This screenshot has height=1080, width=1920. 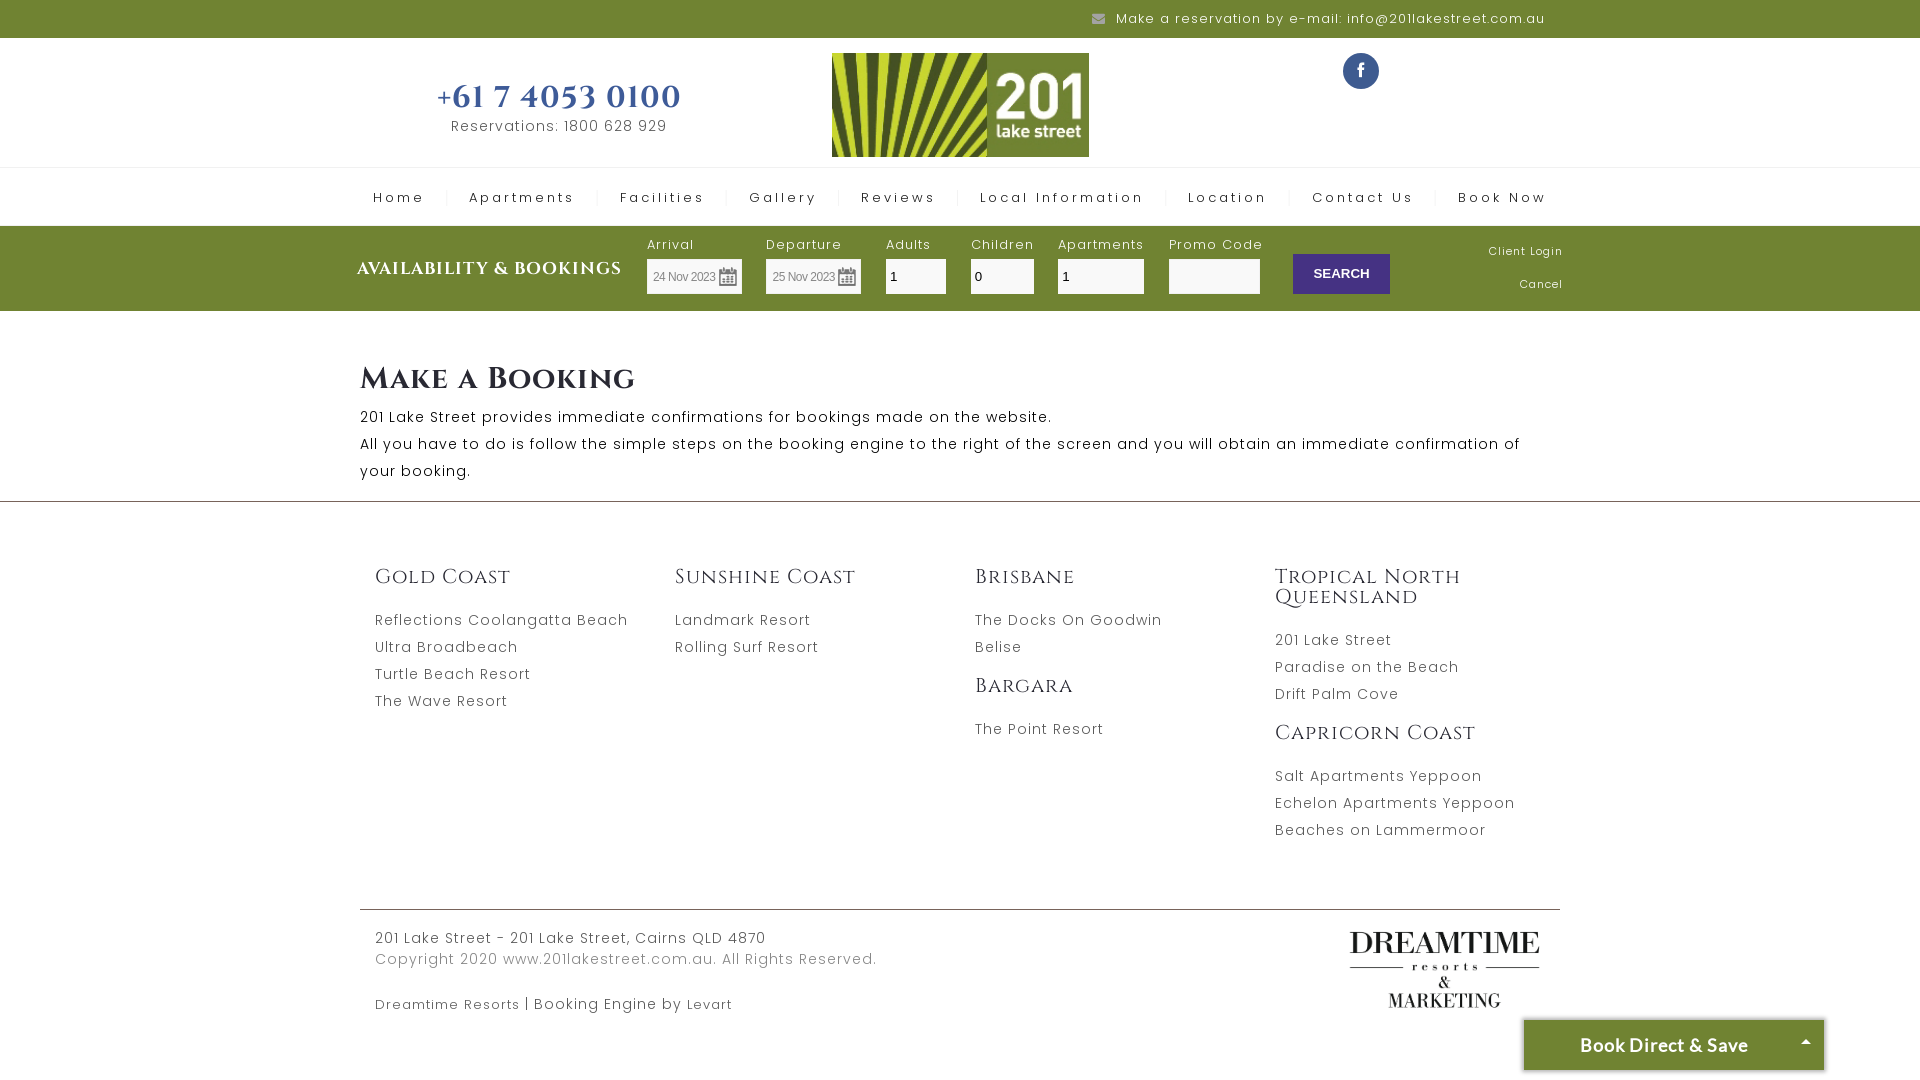 What do you see at coordinates (675, 619) in the screenshot?
I see `'Landmark Resort'` at bounding box center [675, 619].